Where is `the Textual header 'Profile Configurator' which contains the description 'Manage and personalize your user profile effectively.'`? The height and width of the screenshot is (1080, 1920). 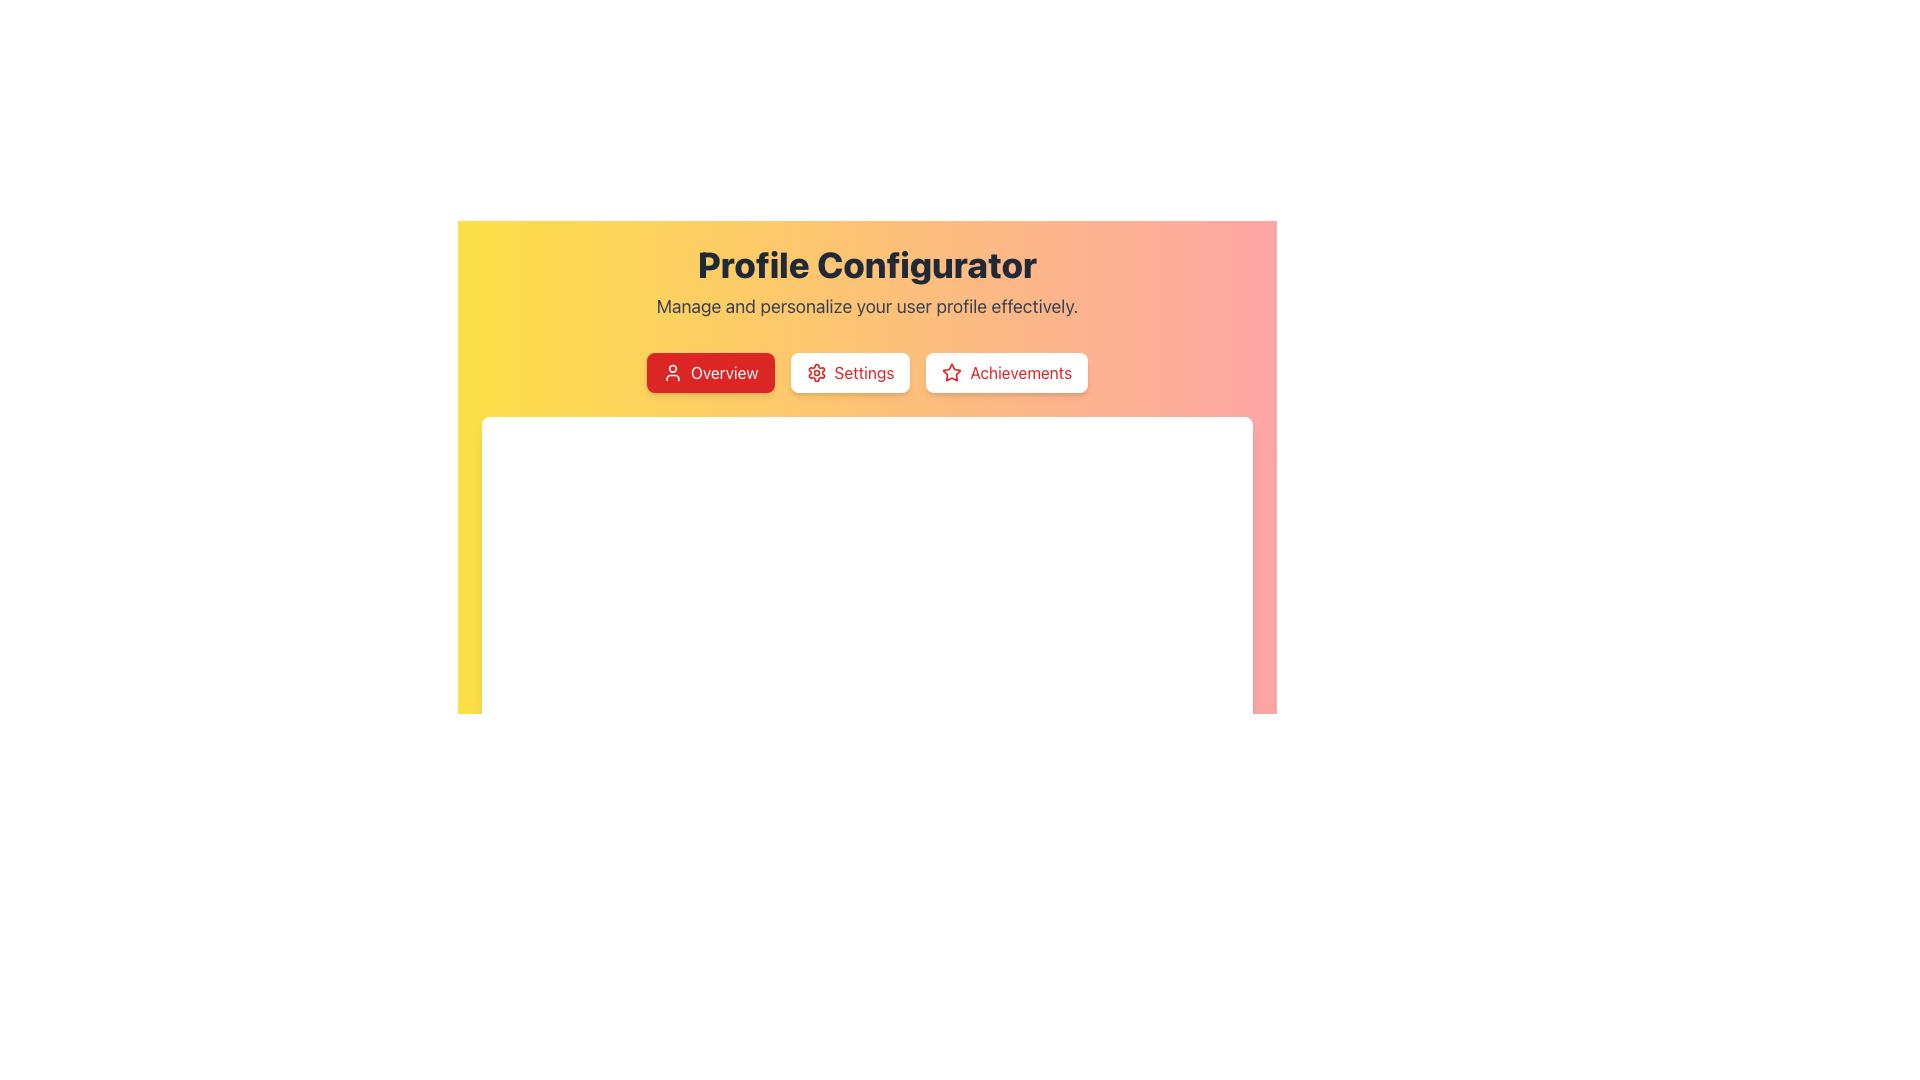
the Textual header 'Profile Configurator' which contains the description 'Manage and personalize your user profile effectively.' is located at coordinates (867, 282).